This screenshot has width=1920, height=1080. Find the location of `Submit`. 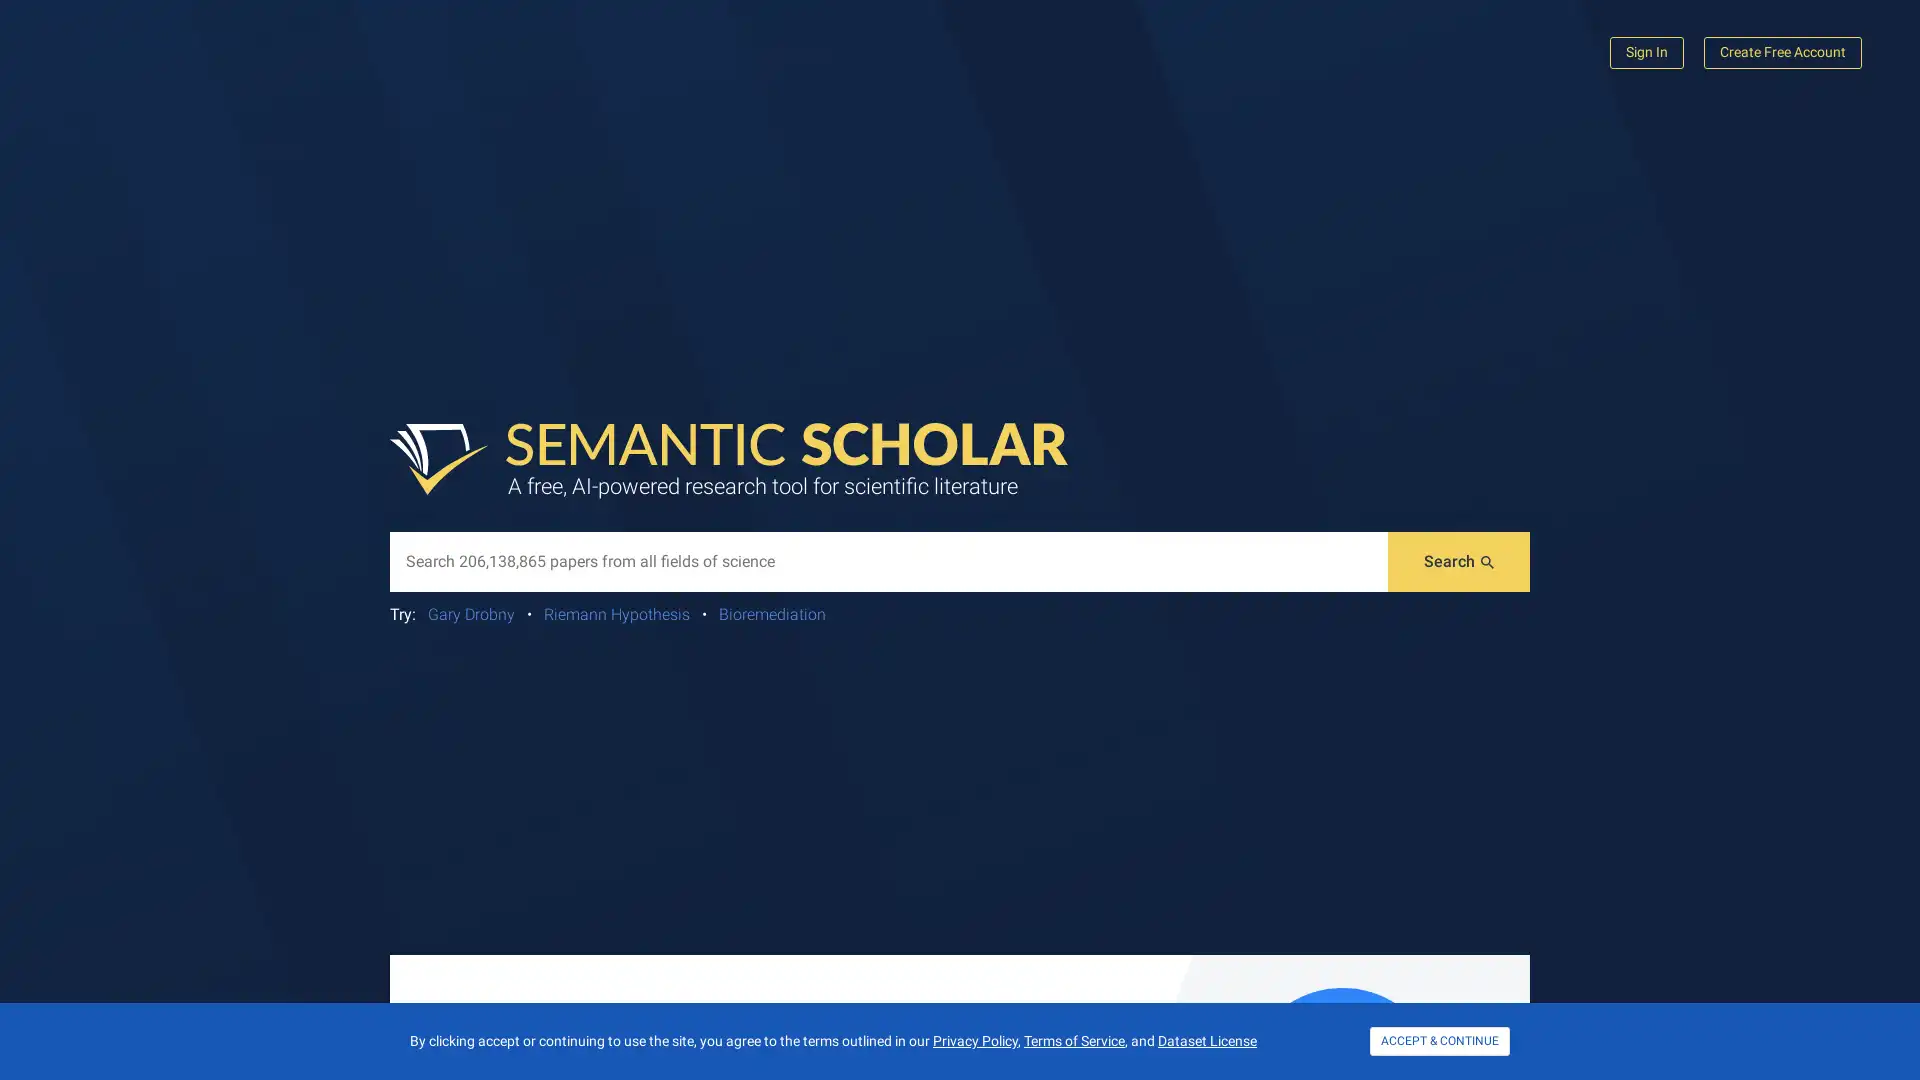

Submit is located at coordinates (1459, 562).